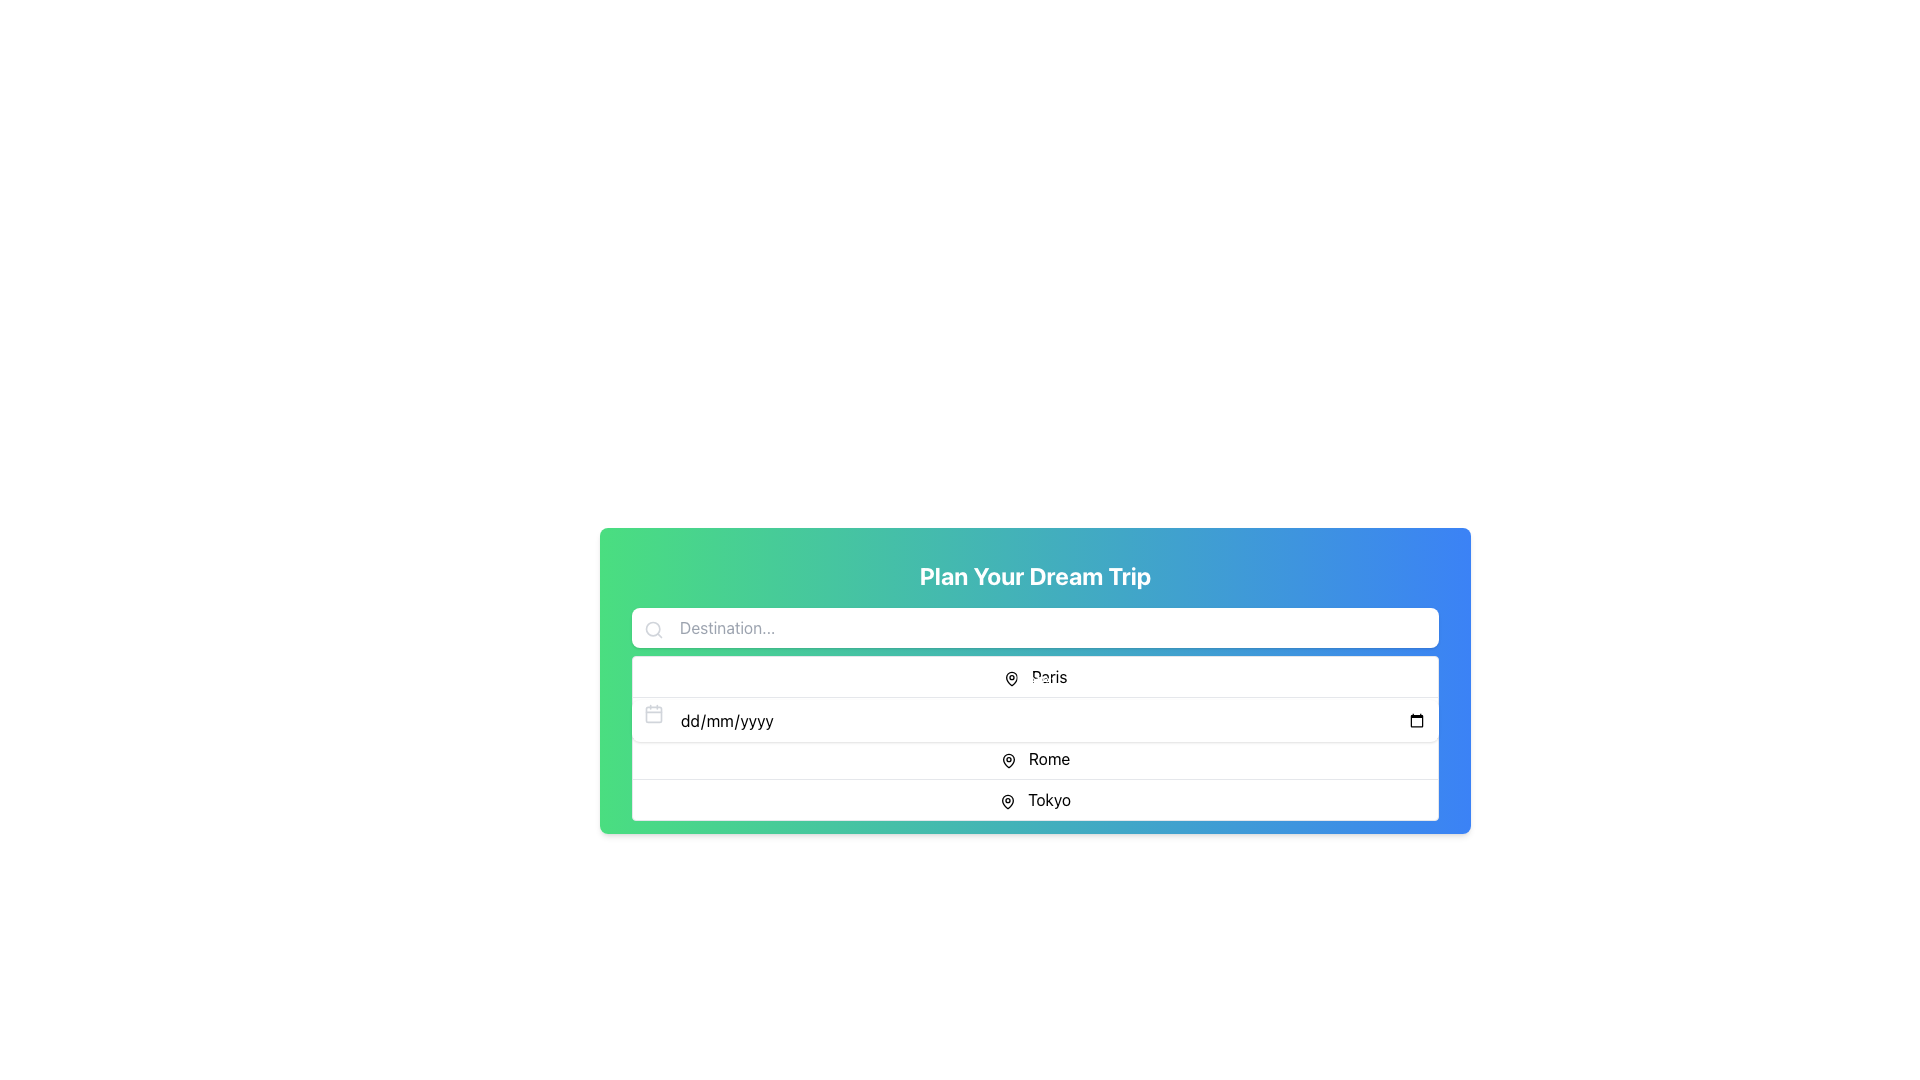  I want to click on the 'Plan My Journey' button to change its visual state, which features a green background that darkens on hover, so click(1035, 781).